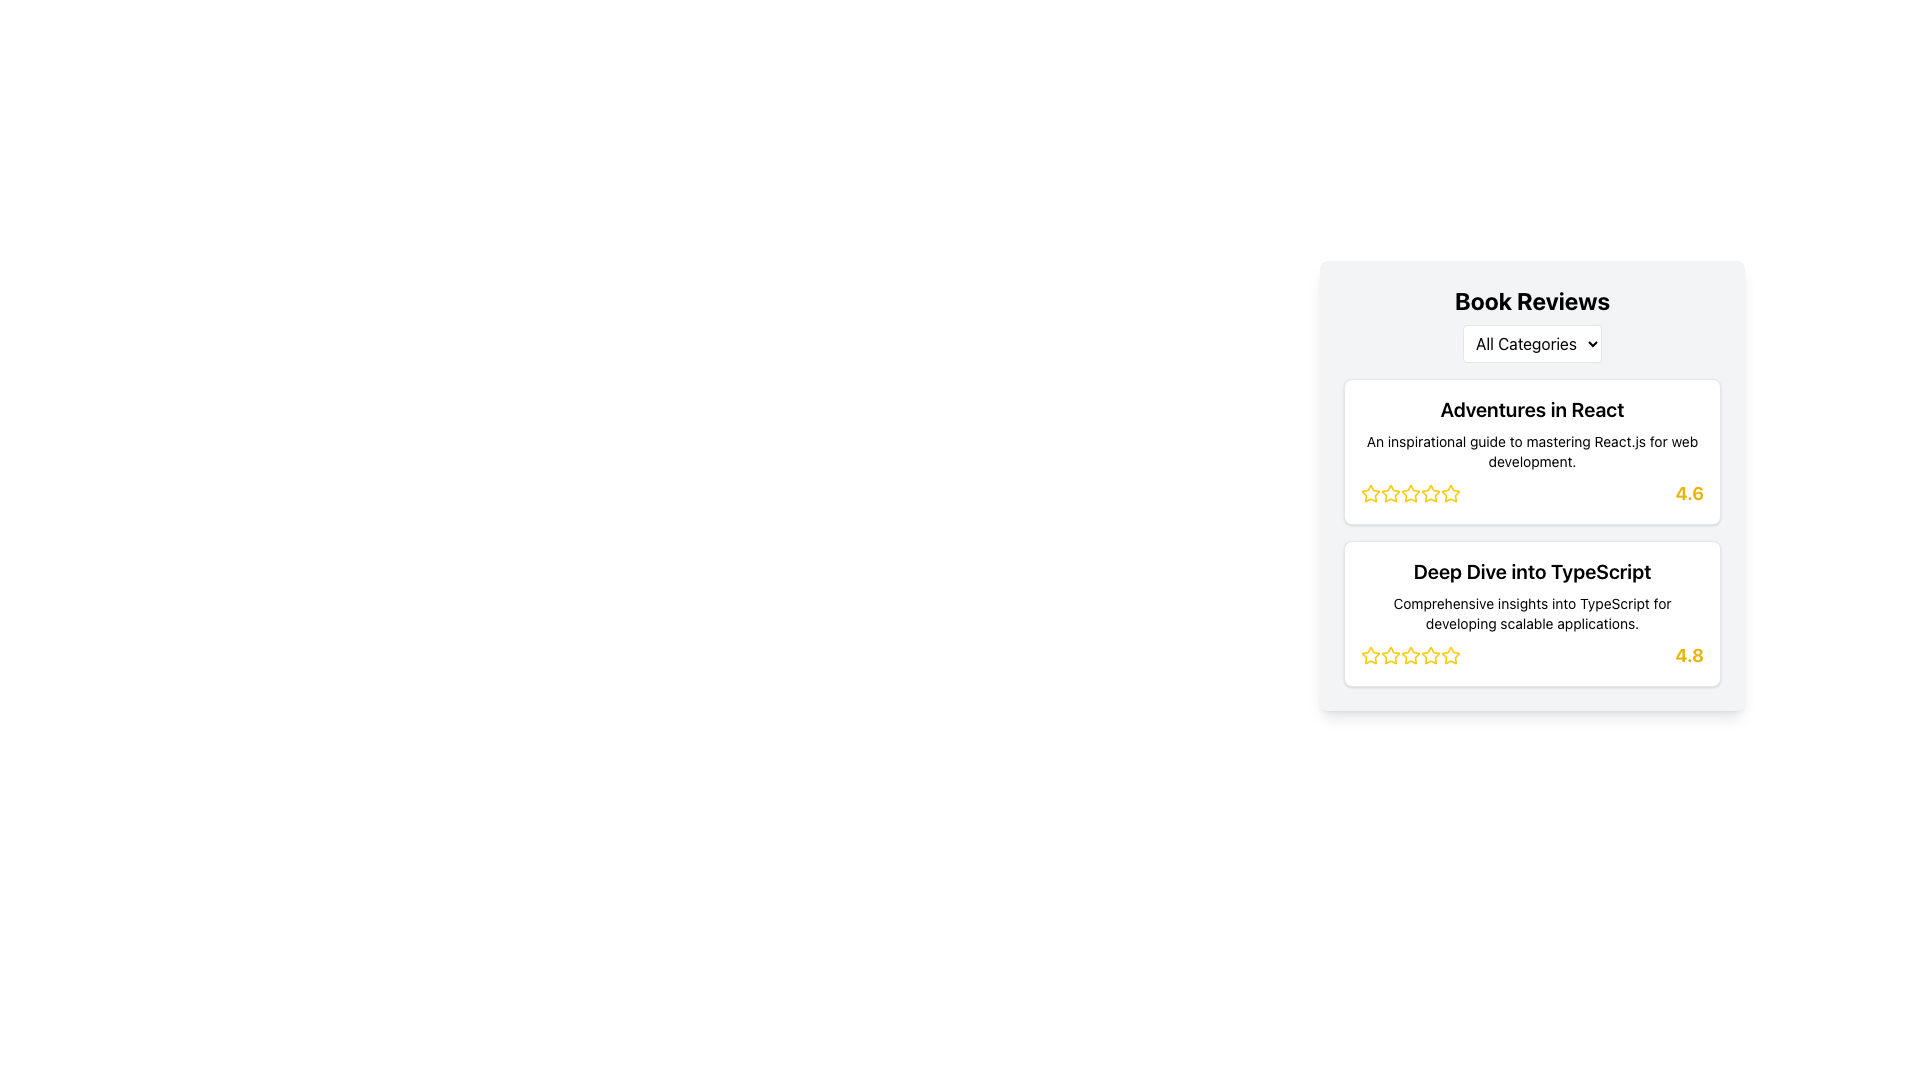 This screenshot has height=1080, width=1920. I want to click on the first star icon in the rating system under the text 'Adventures in React' in the 'Book Reviews' section, so click(1390, 493).